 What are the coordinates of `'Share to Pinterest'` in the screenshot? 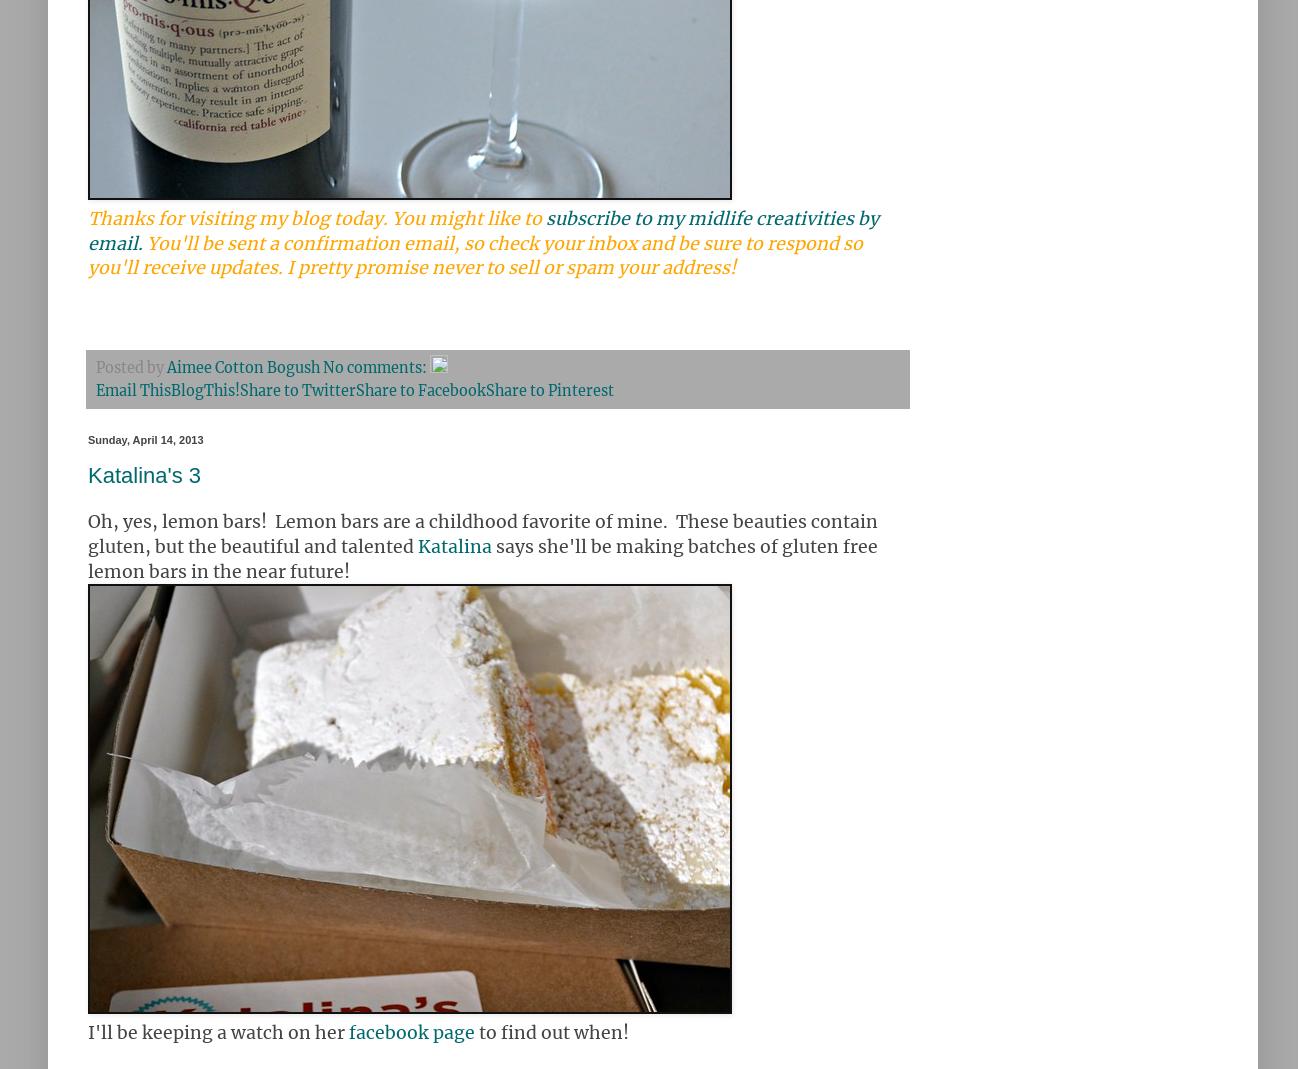 It's located at (548, 391).